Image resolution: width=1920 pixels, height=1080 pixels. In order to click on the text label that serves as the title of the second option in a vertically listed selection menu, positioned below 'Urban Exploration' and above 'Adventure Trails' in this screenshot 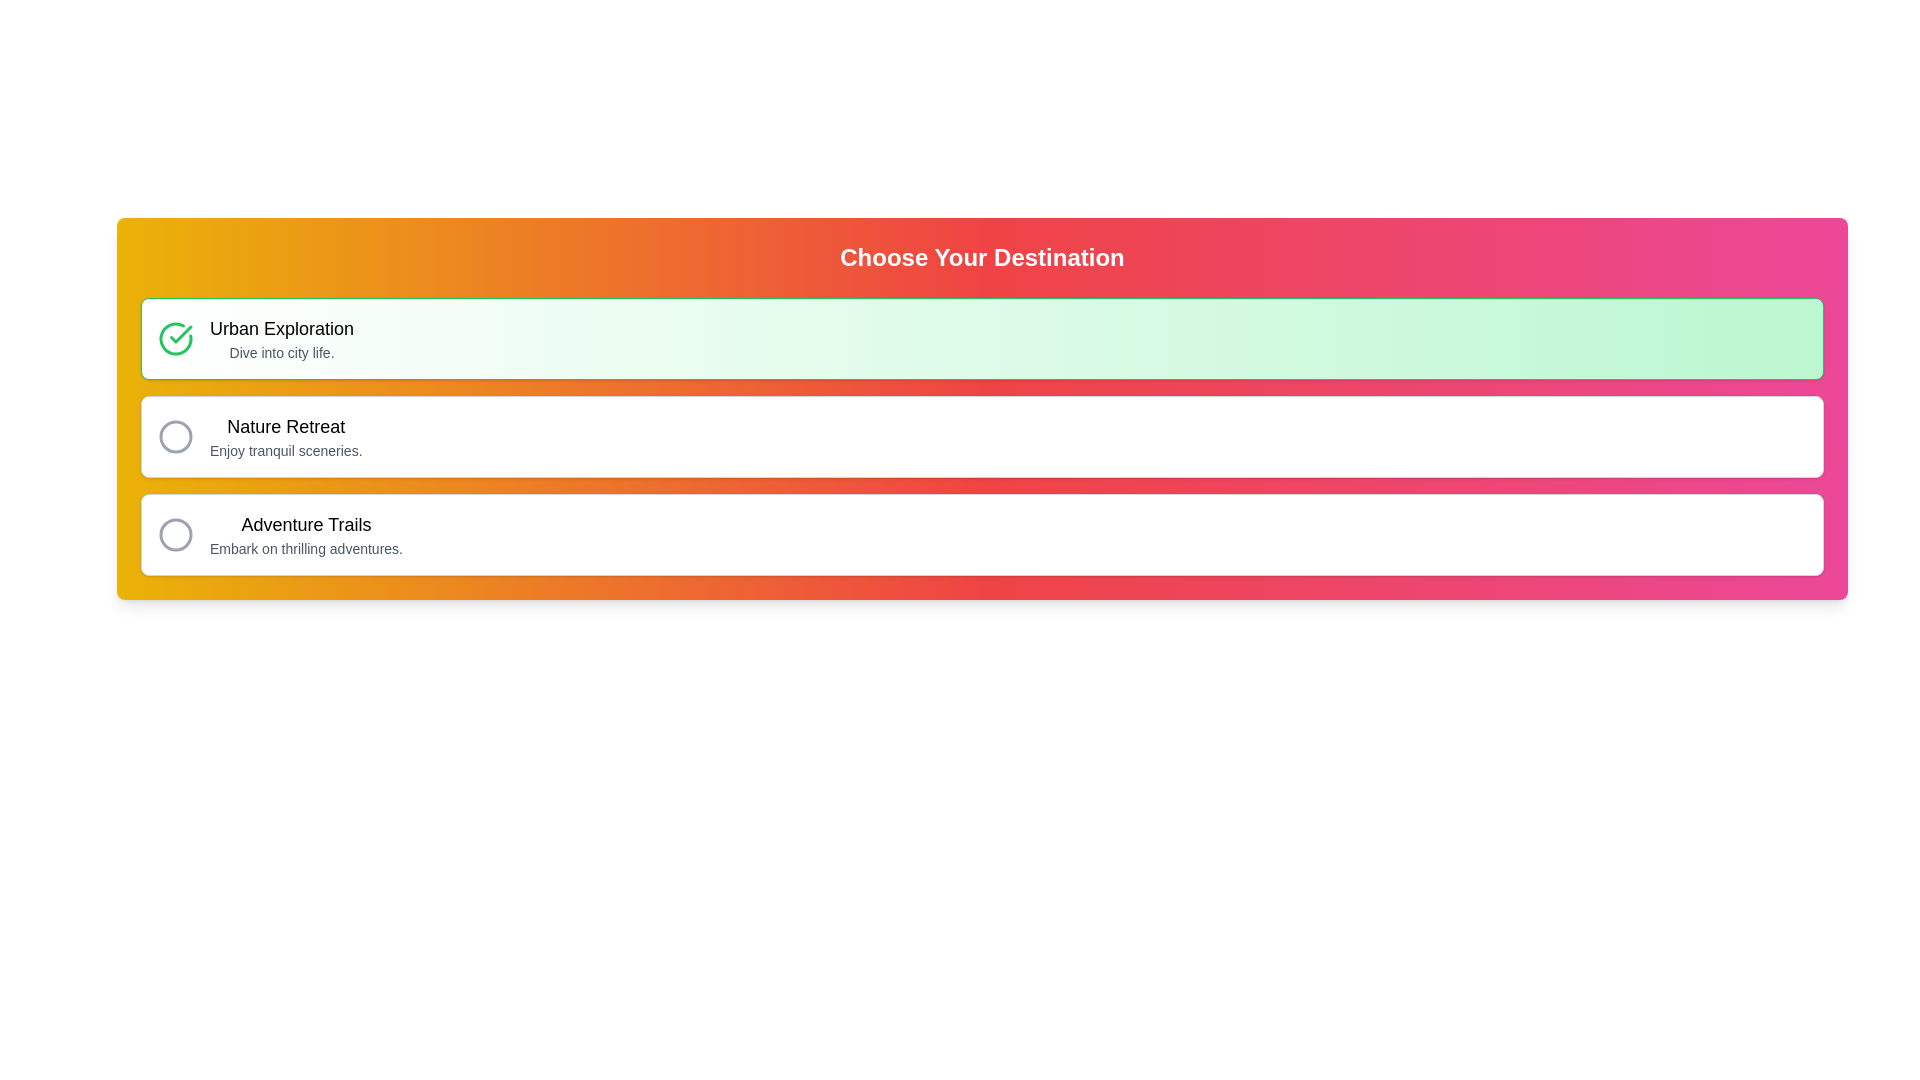, I will do `click(285, 426)`.